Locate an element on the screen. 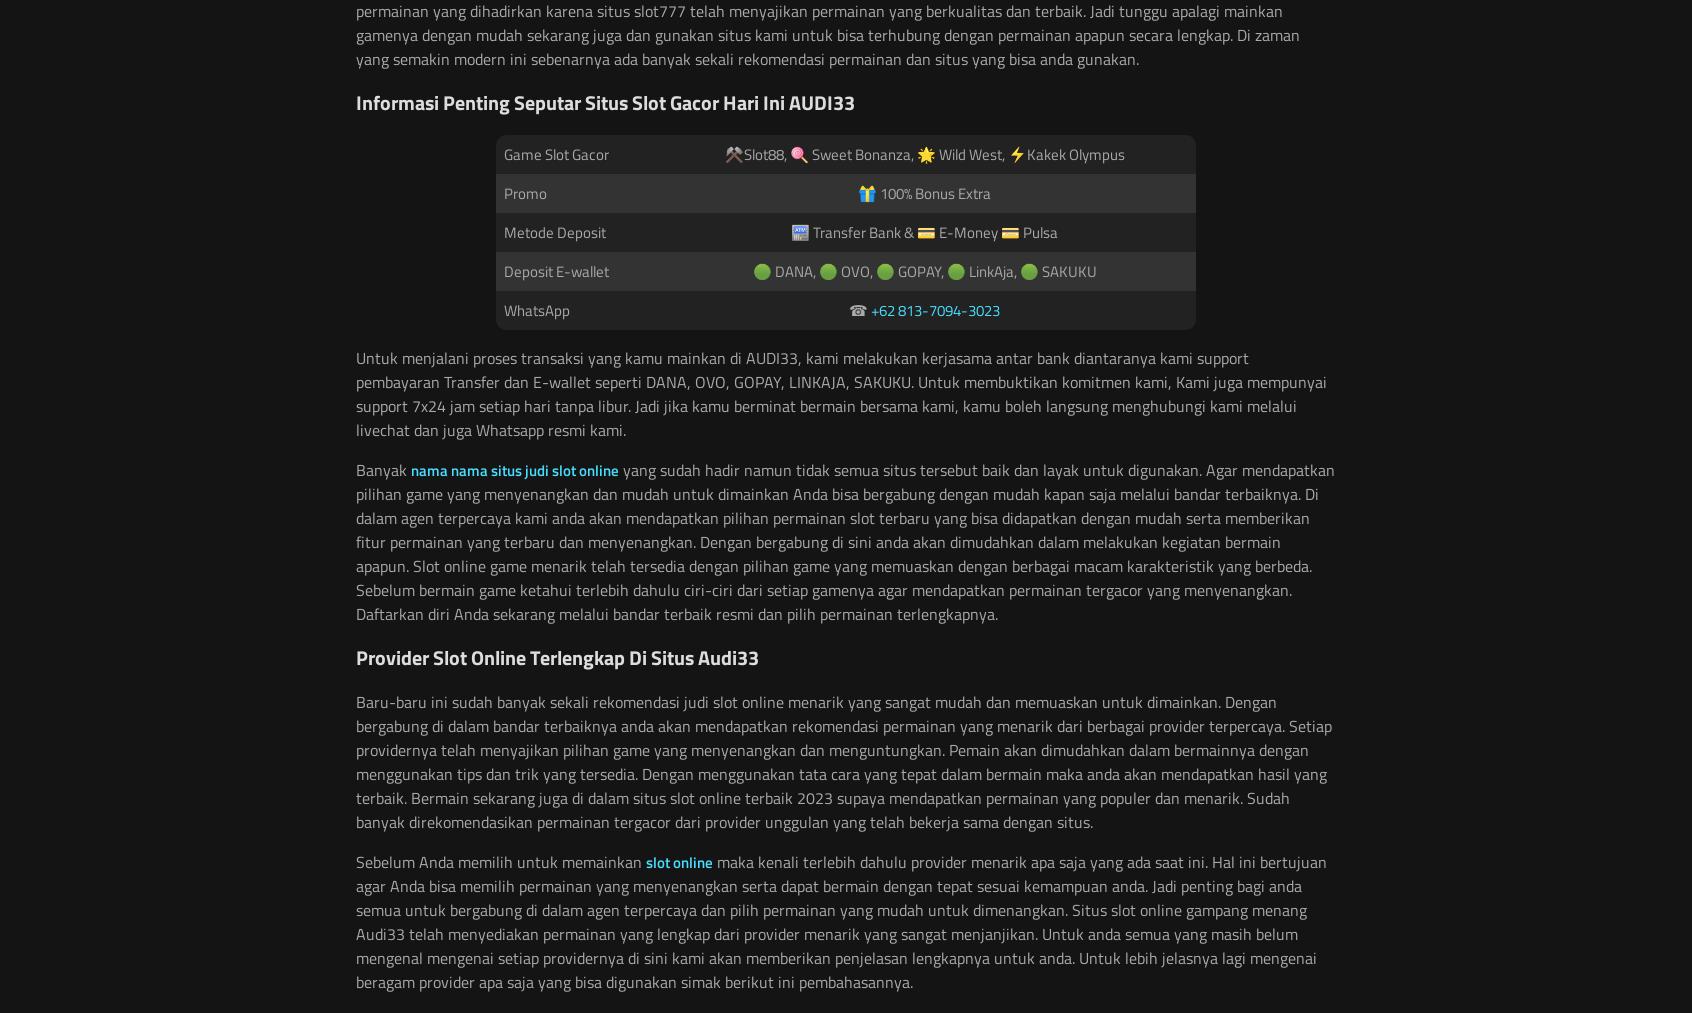 The width and height of the screenshot is (1692, 1013). 'Deposit E-wallet' is located at coordinates (556, 269).